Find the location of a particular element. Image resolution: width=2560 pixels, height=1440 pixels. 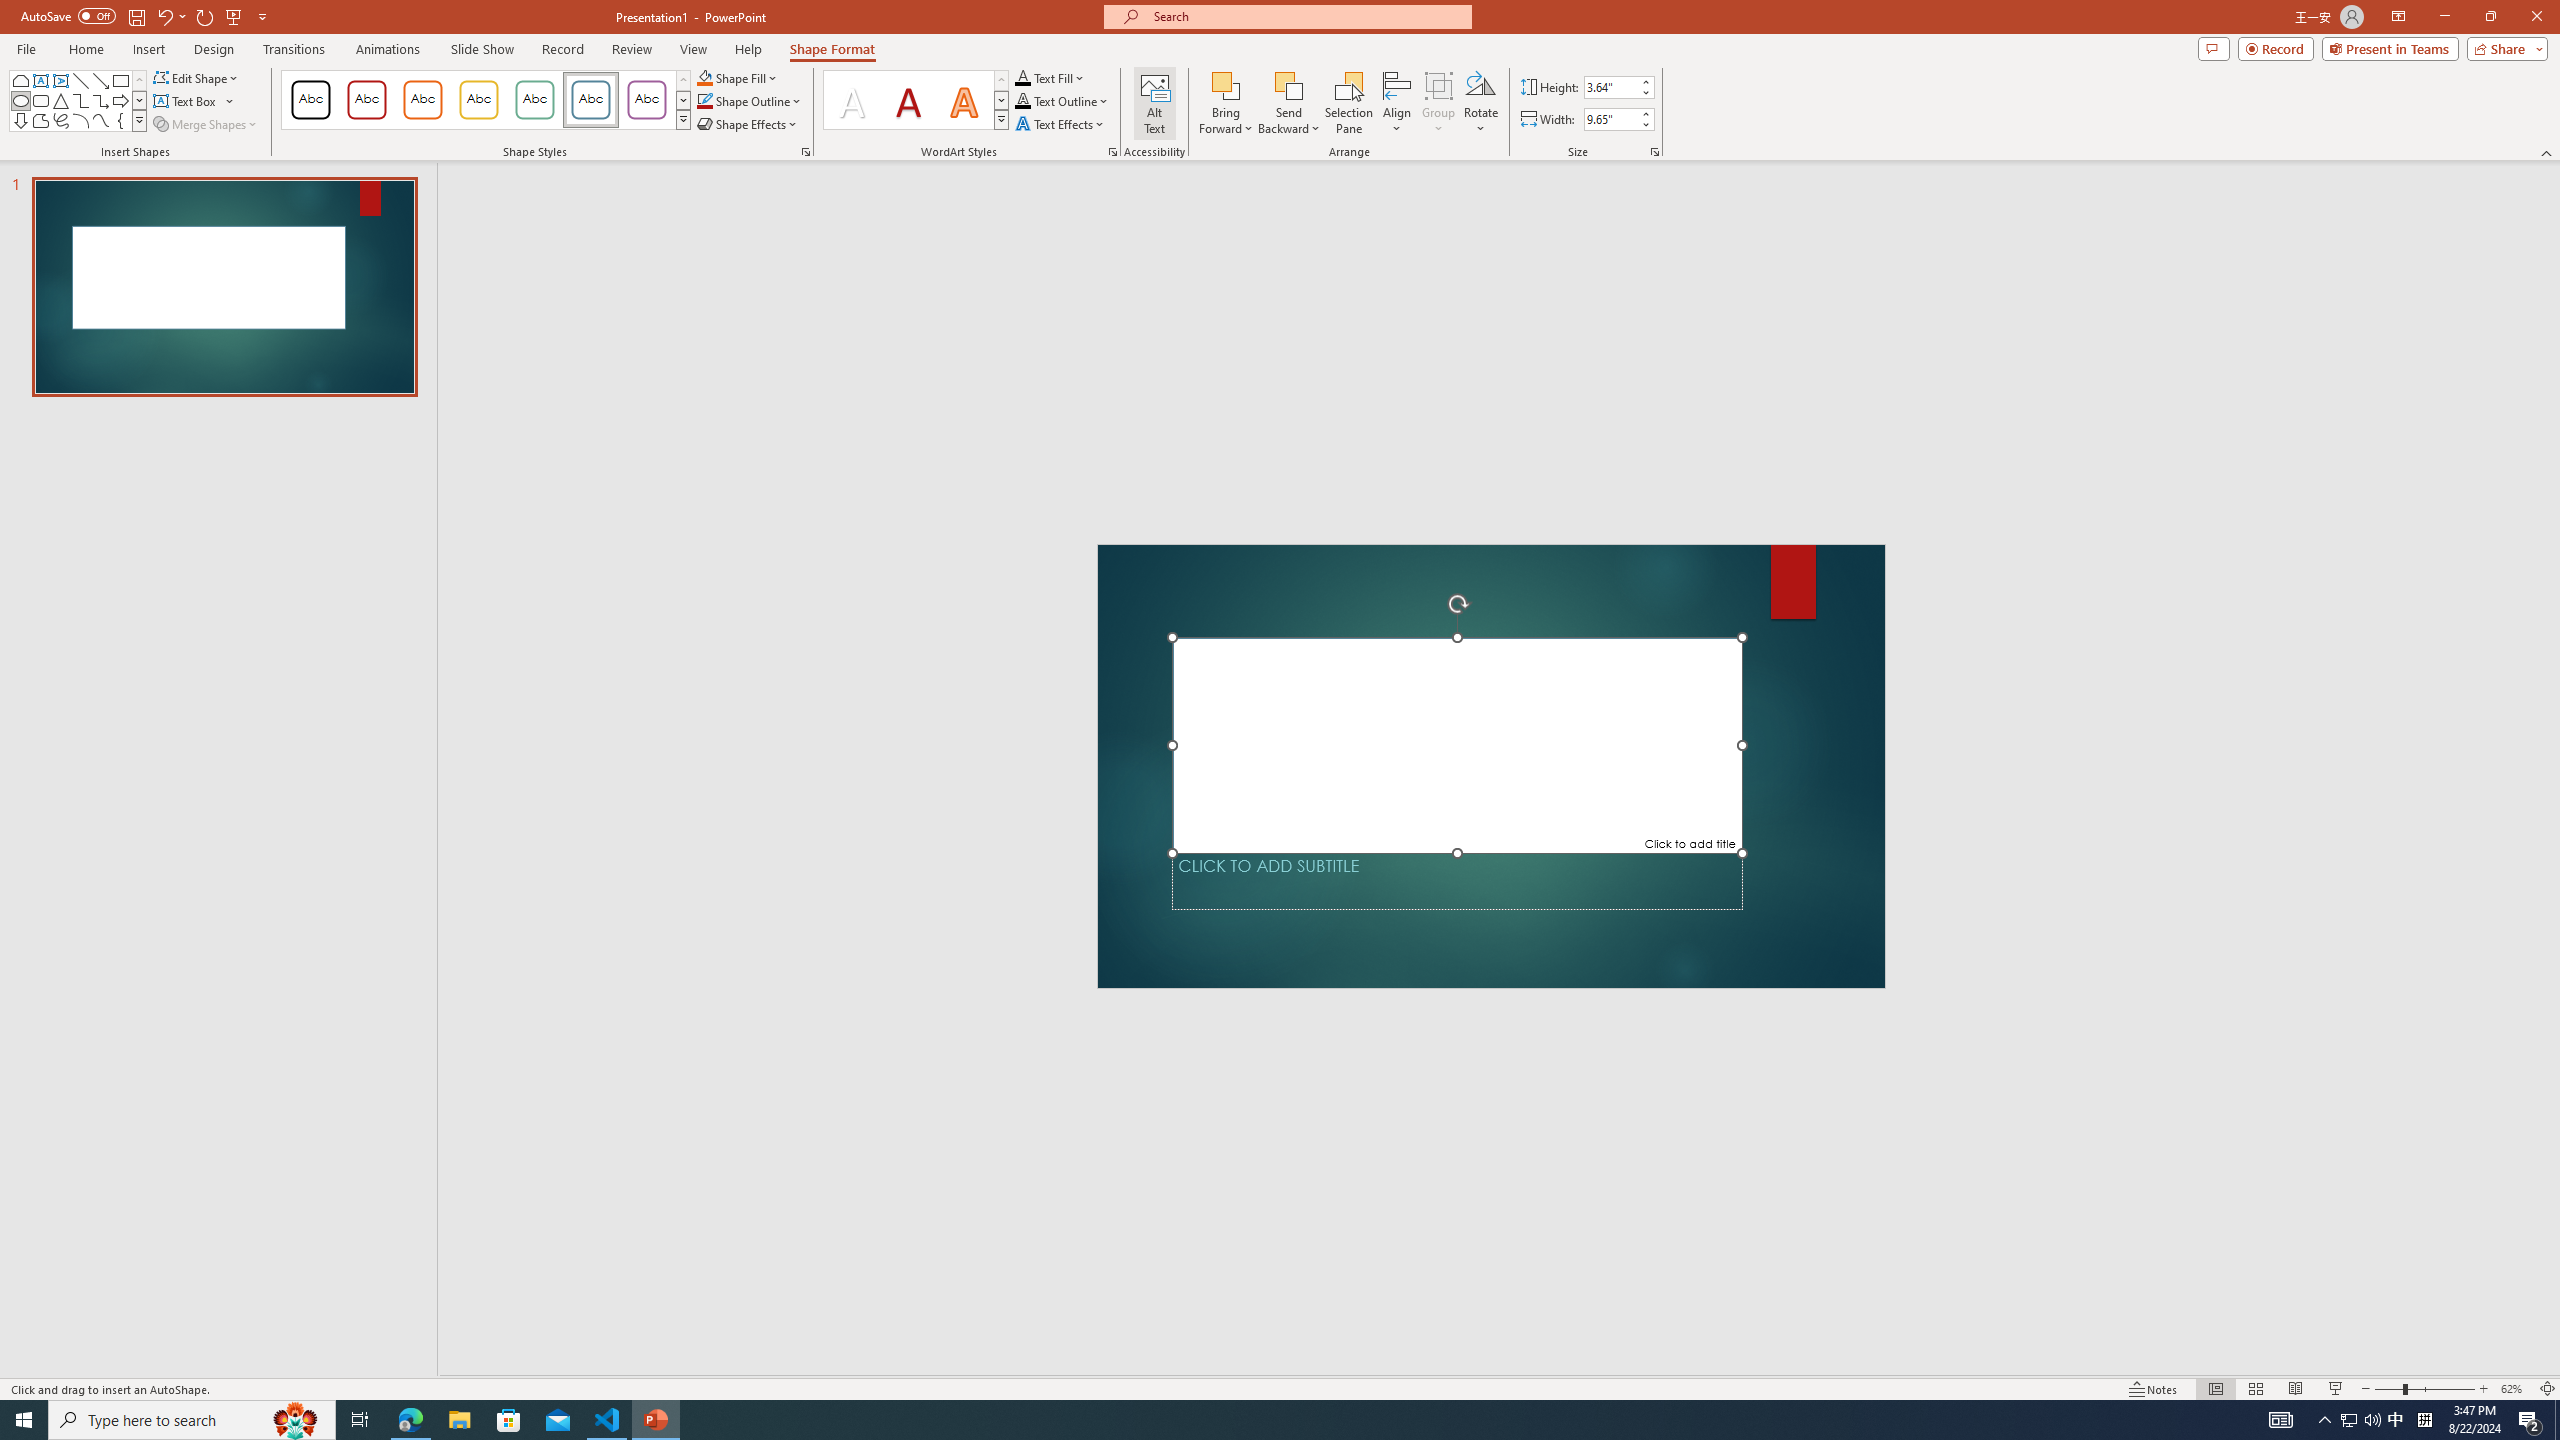

'Rectangle' is located at coordinates (119, 80).